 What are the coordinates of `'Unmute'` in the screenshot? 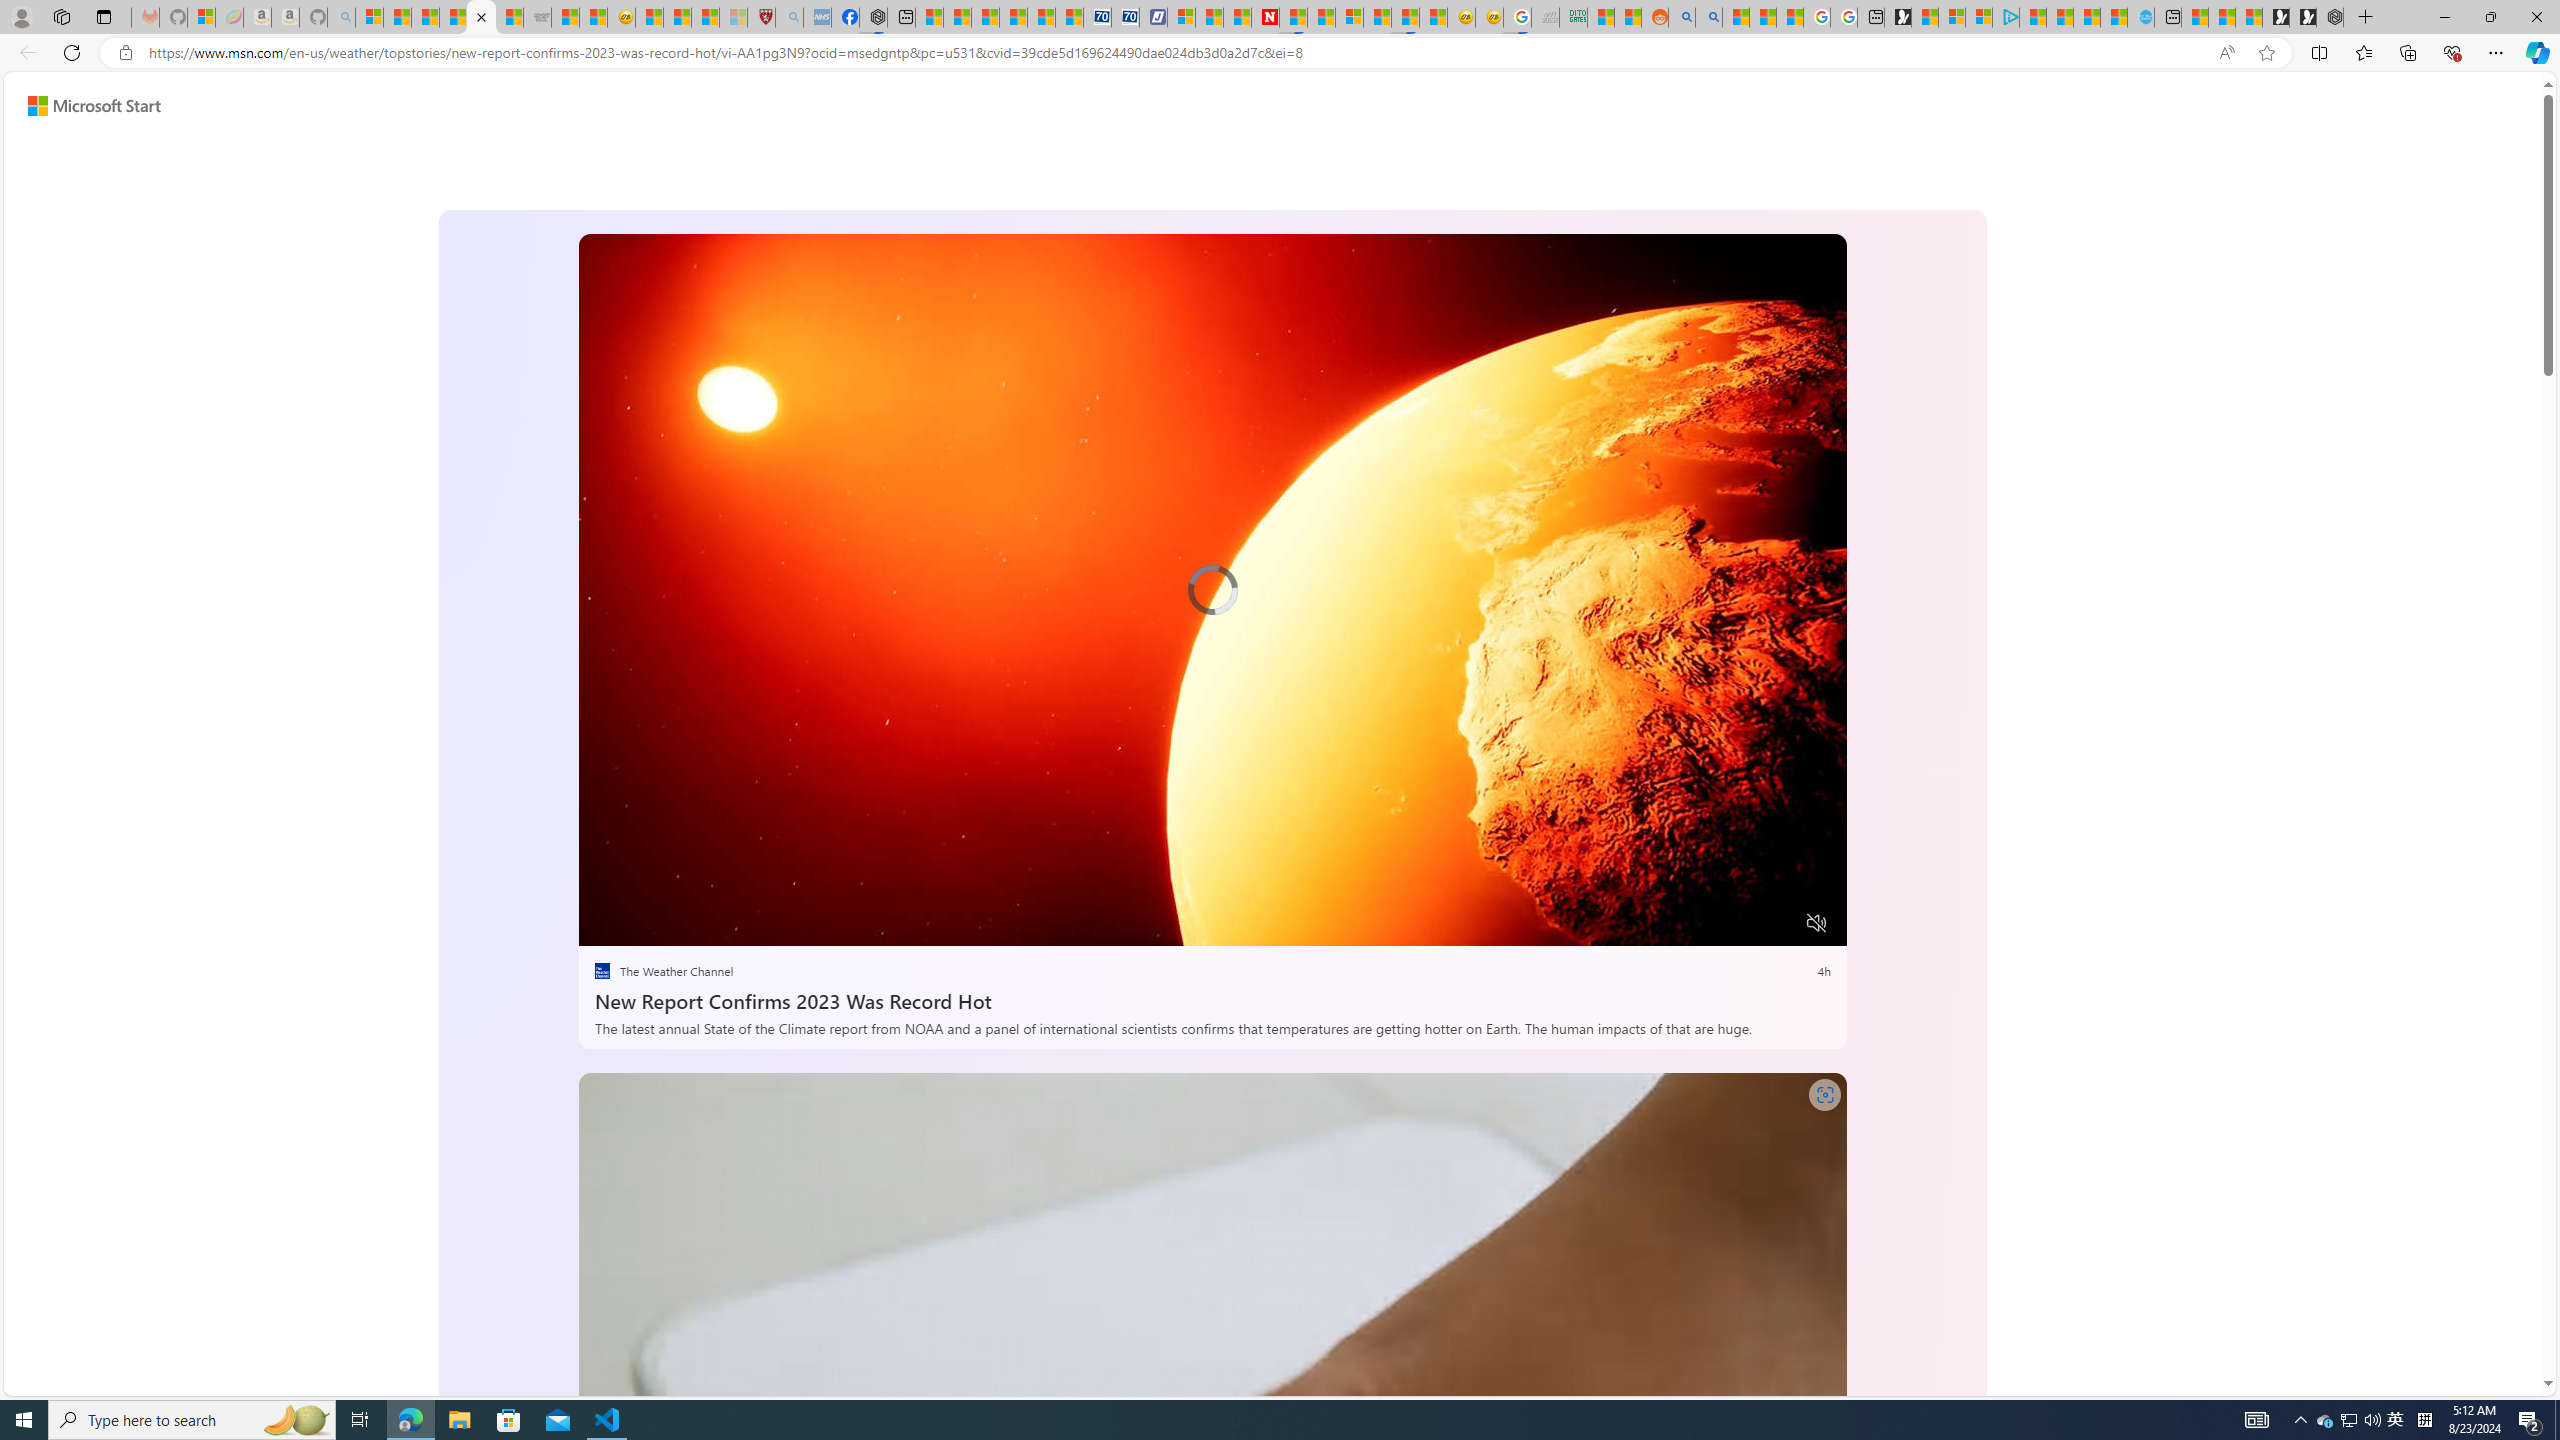 It's located at (1817, 922).